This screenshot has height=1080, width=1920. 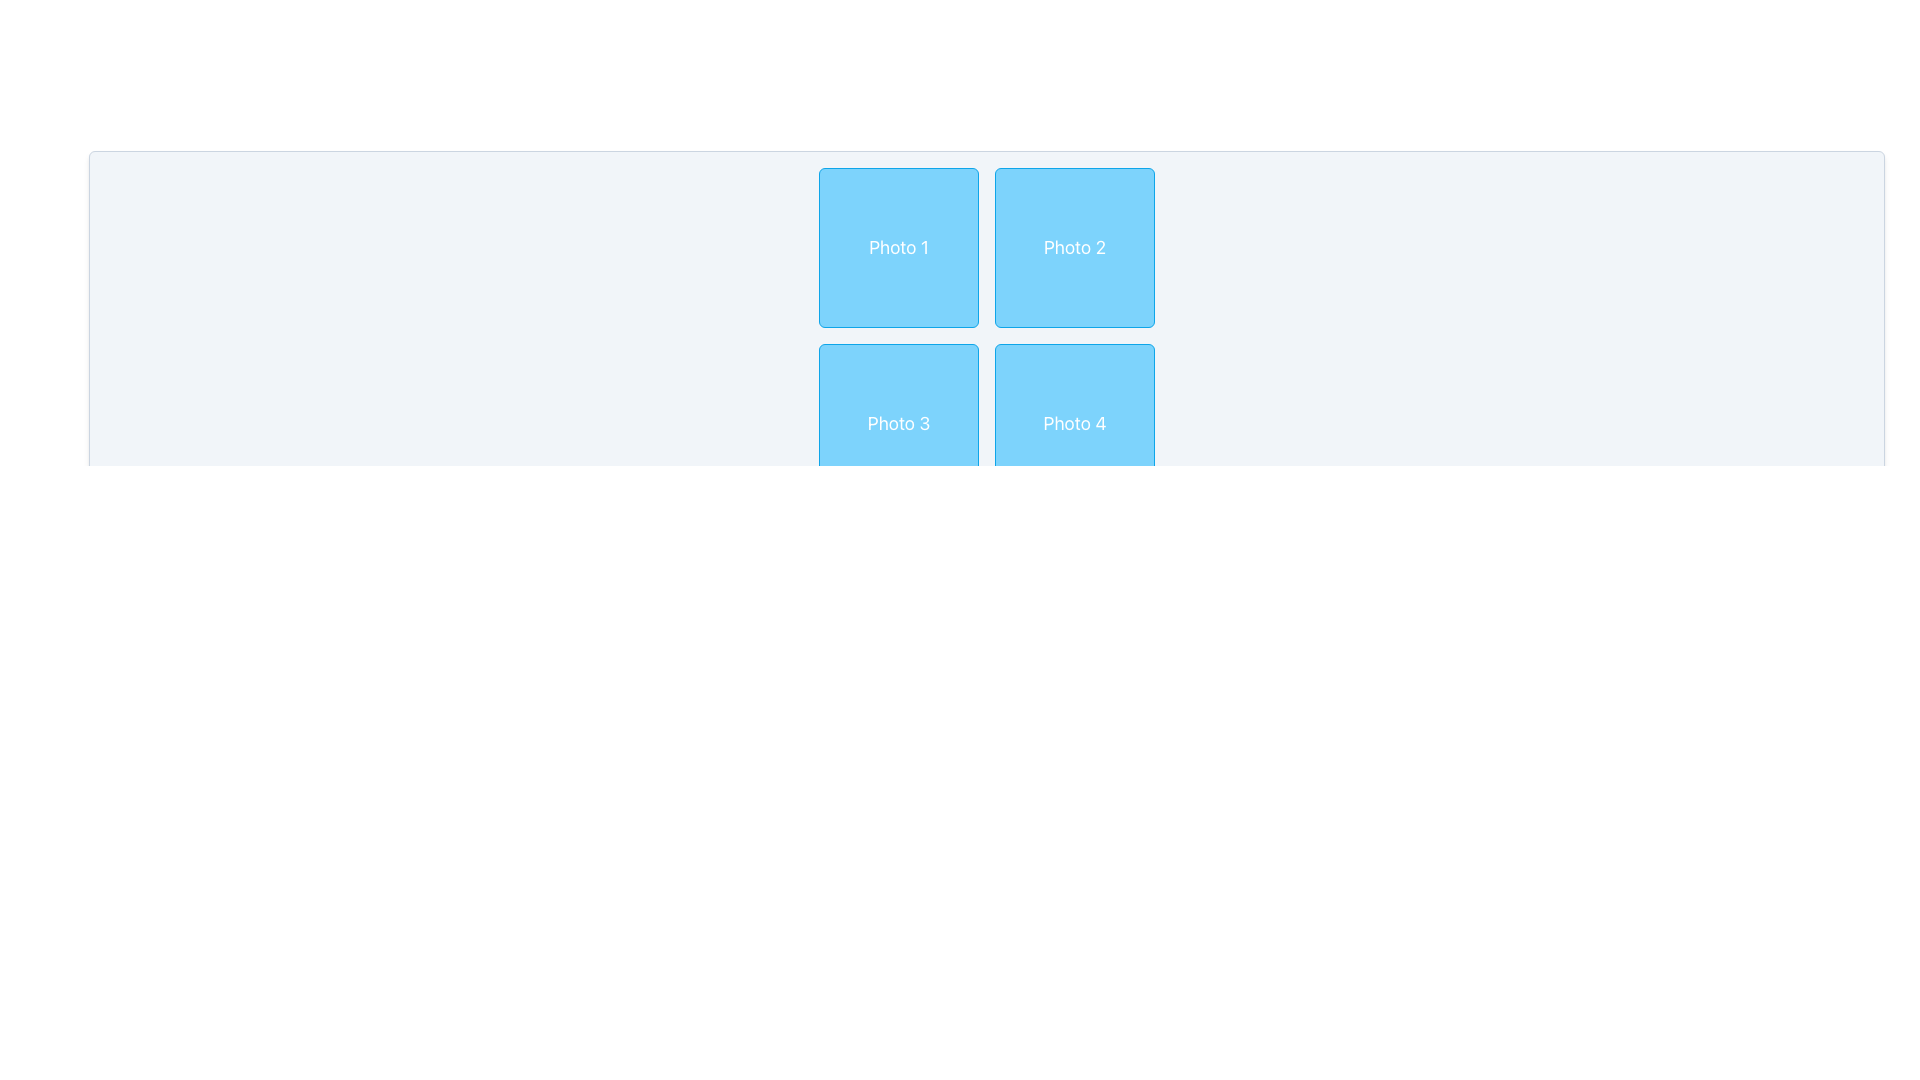 What do you see at coordinates (1074, 423) in the screenshot?
I see `the square-shaped box with a light blue background and rounded corners that contains the centered text 'Photo 4'` at bounding box center [1074, 423].